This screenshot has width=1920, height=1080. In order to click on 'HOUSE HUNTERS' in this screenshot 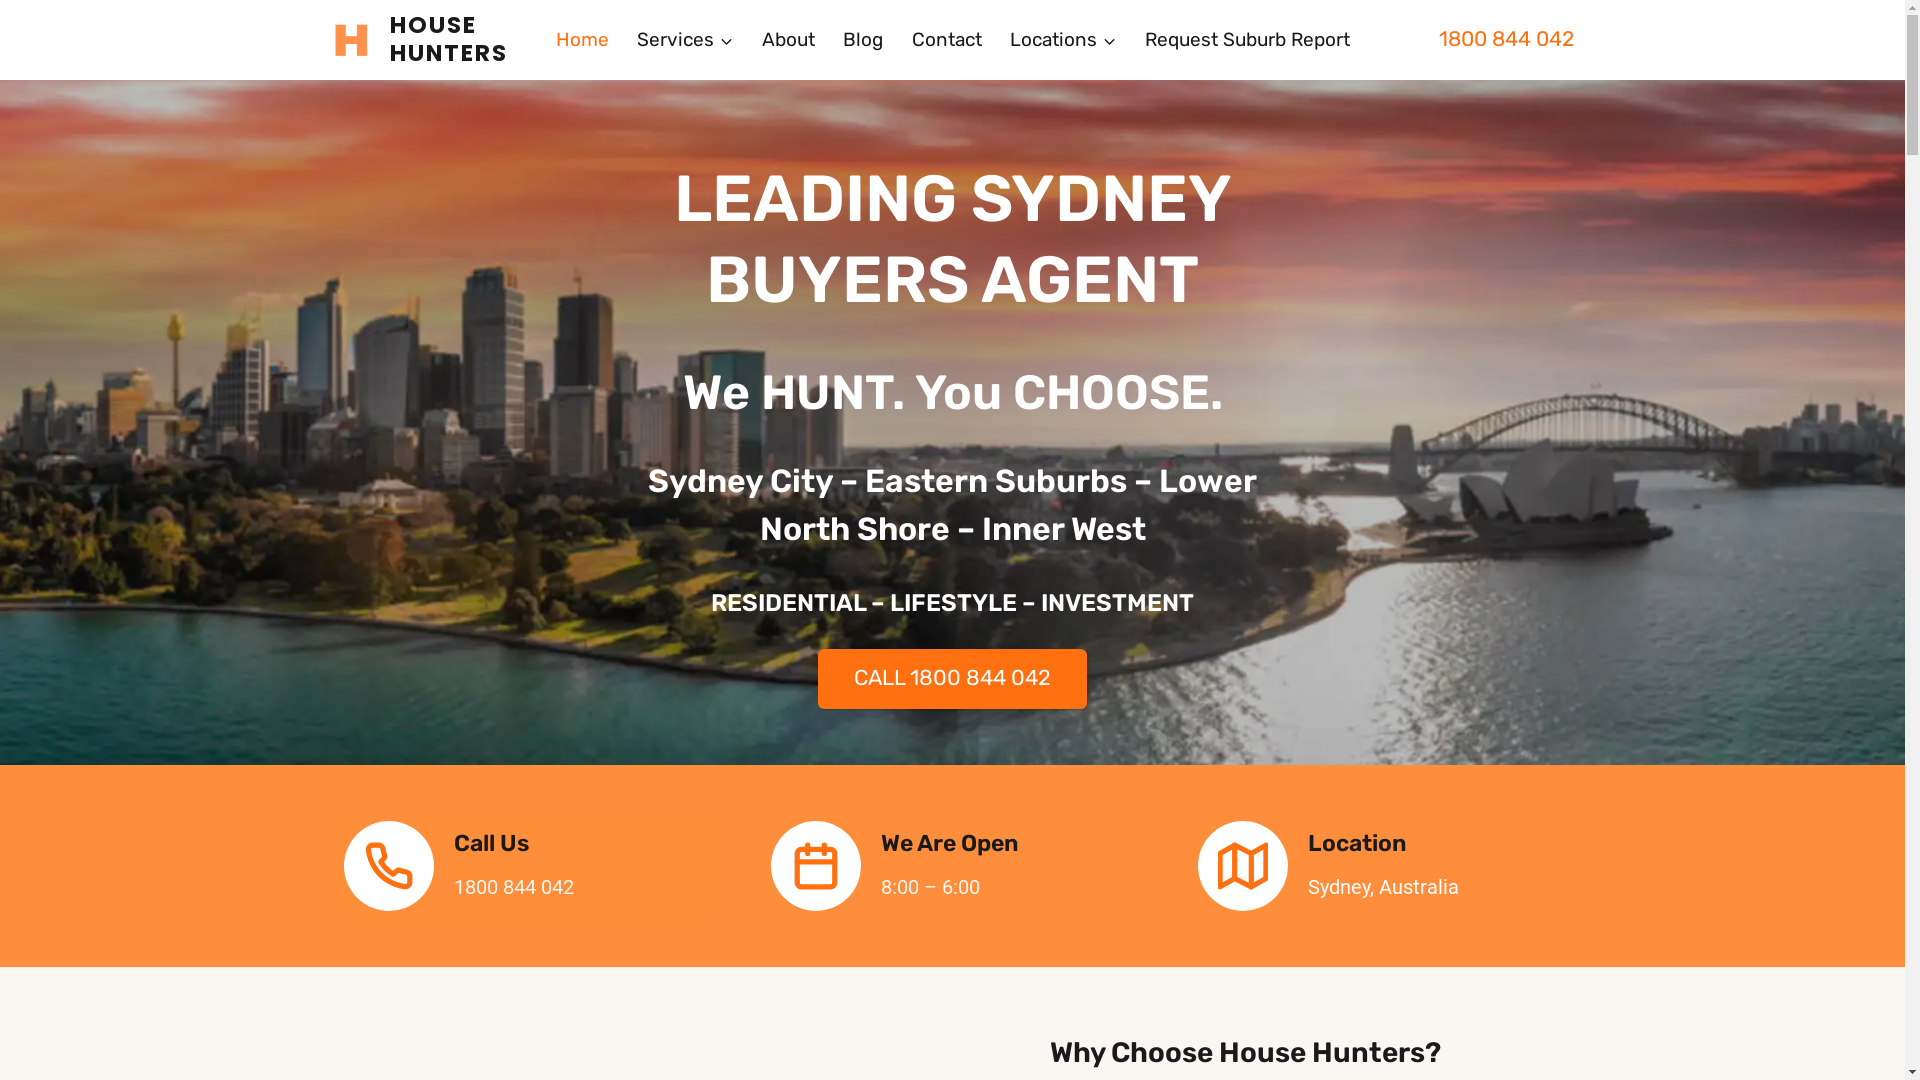, I will do `click(431, 39)`.